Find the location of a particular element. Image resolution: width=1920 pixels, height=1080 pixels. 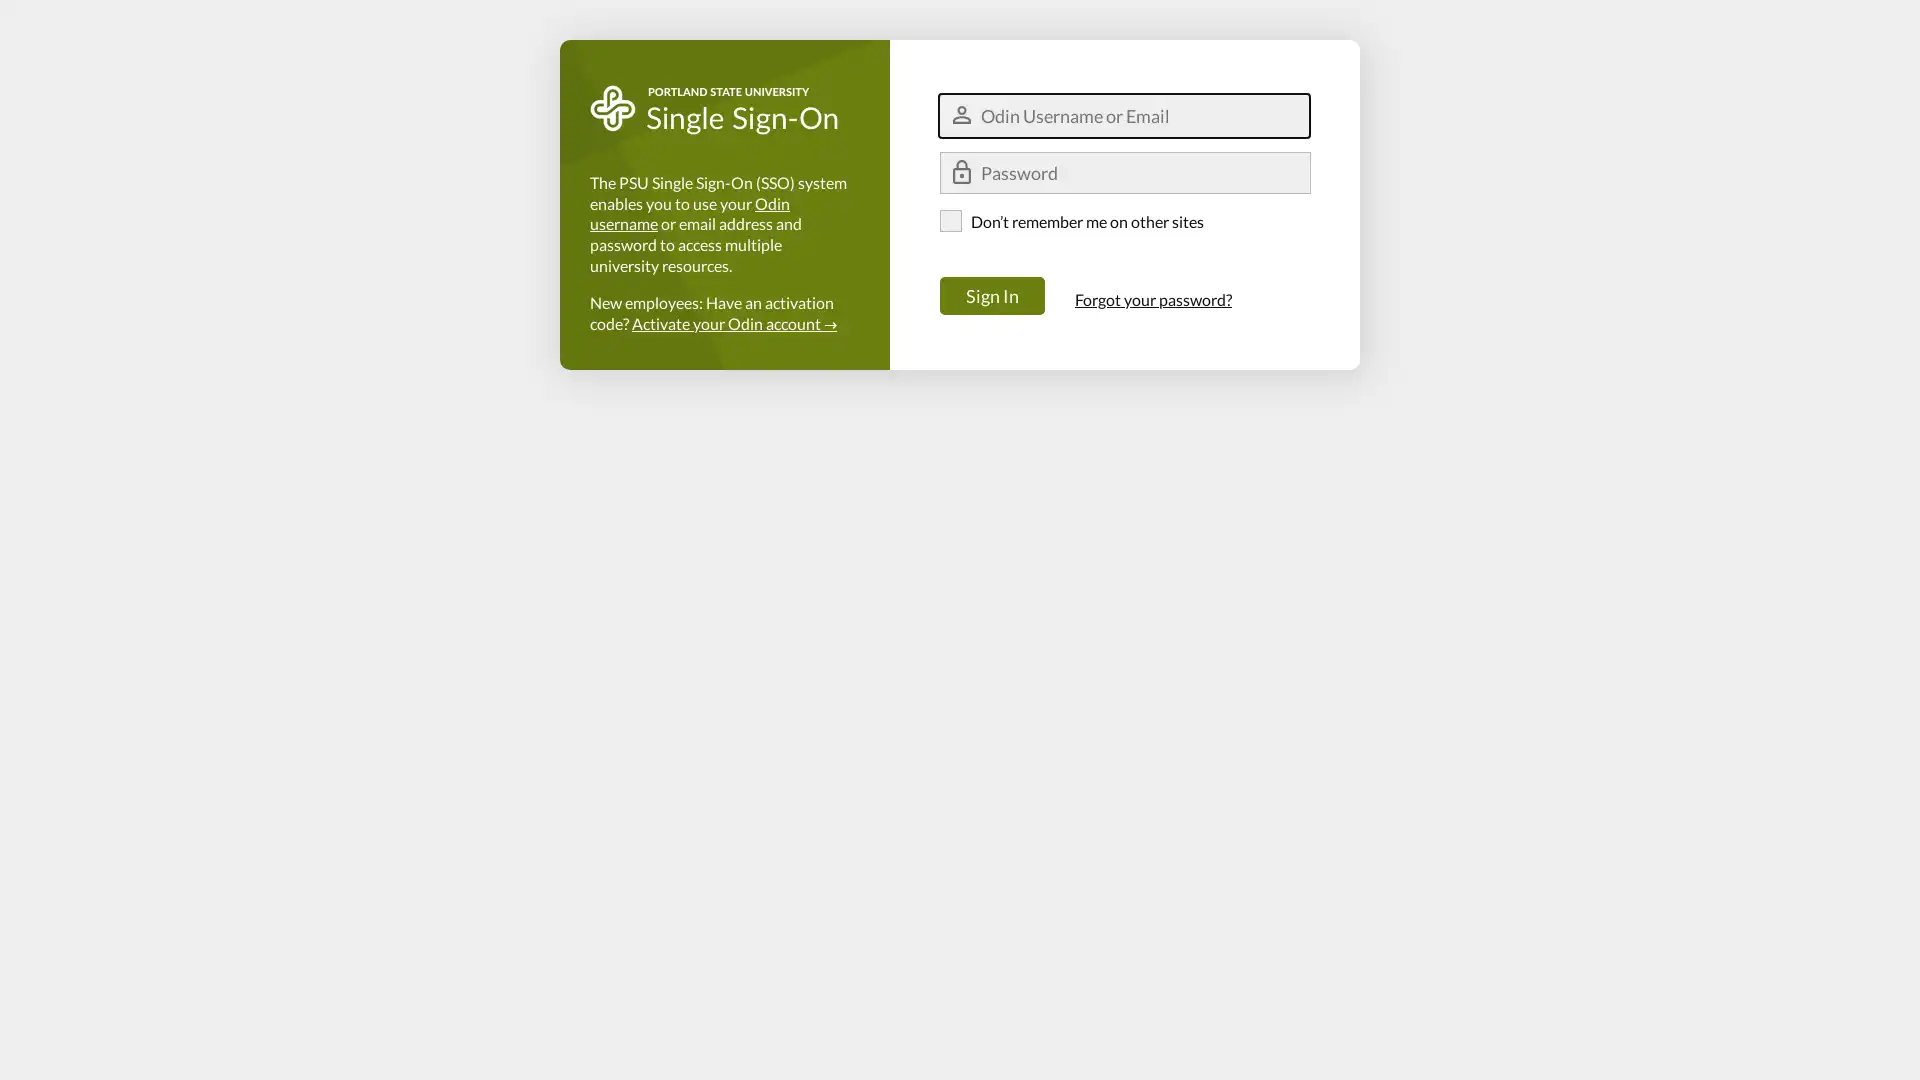

Sign In is located at coordinates (992, 296).